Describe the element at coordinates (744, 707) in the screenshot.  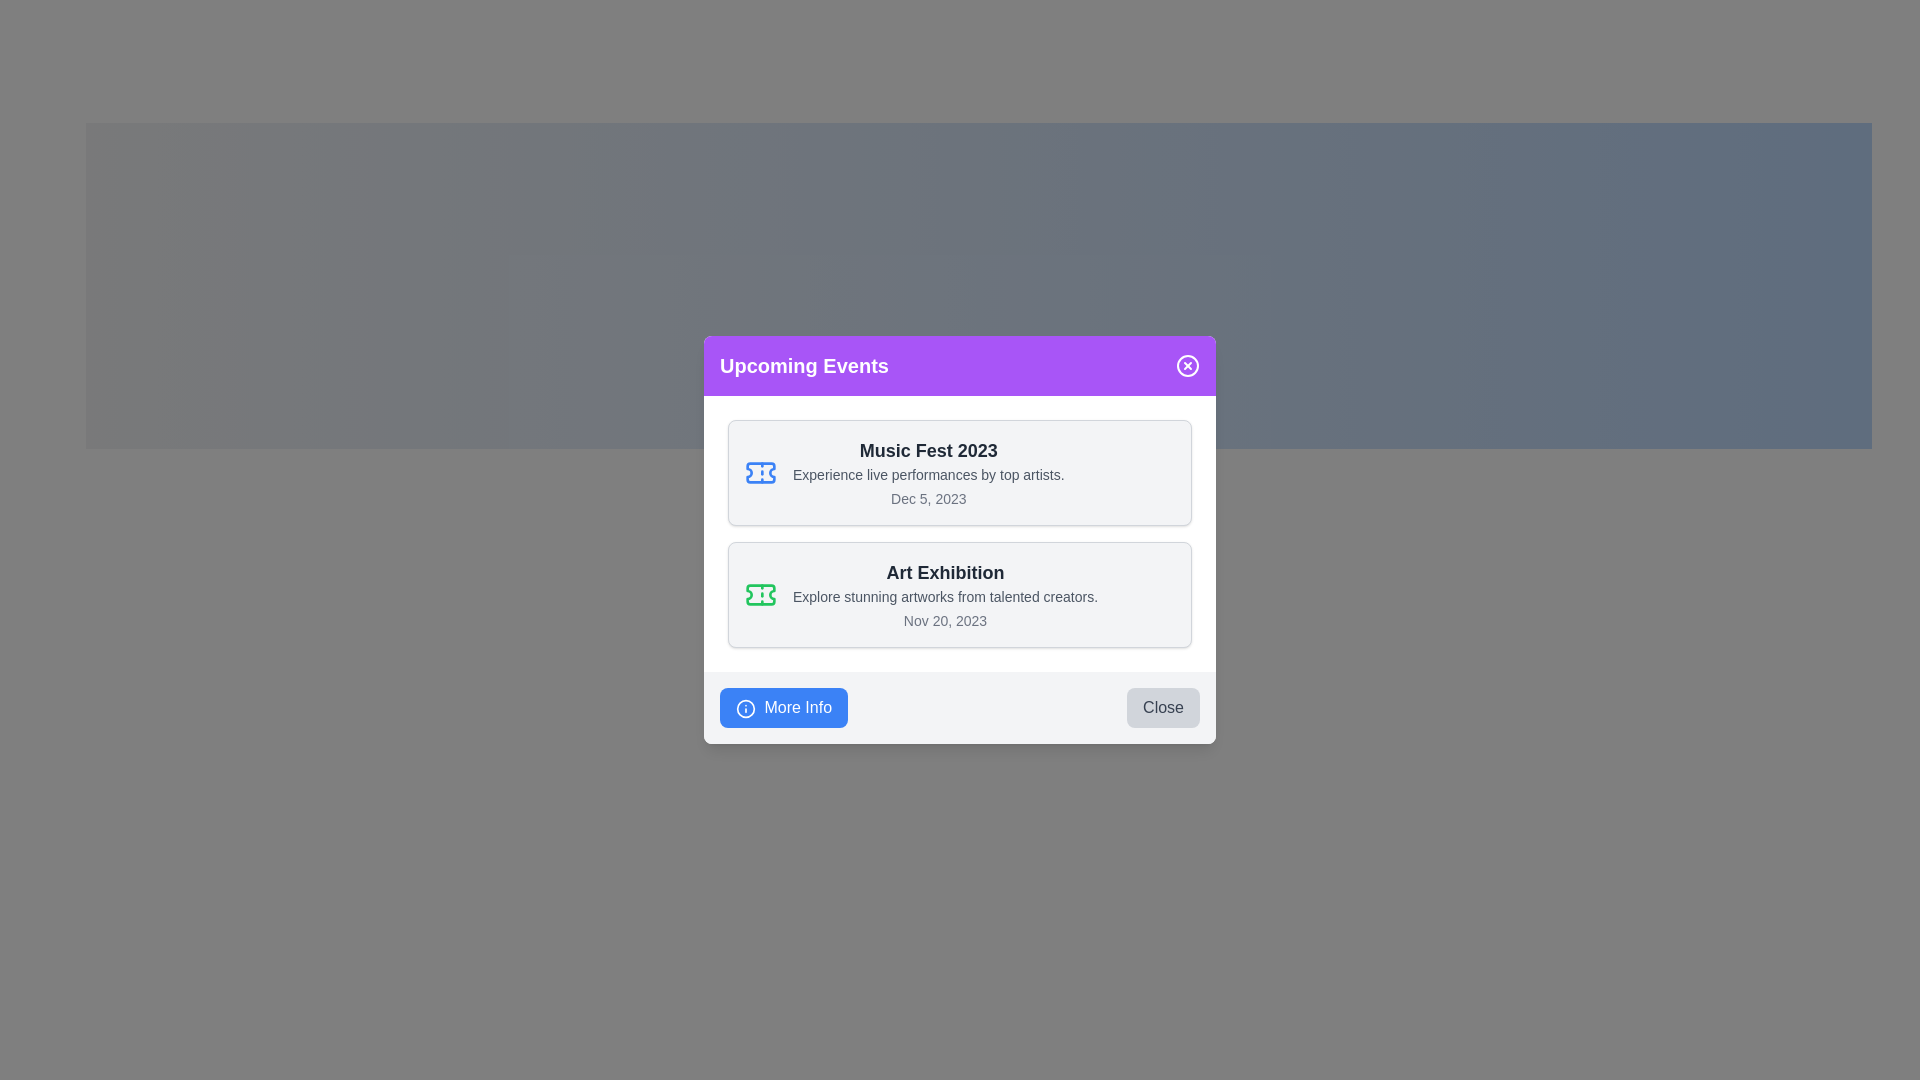
I see `the information icon located within the 'More Info' button at the lower-left side of the popup interface` at that location.